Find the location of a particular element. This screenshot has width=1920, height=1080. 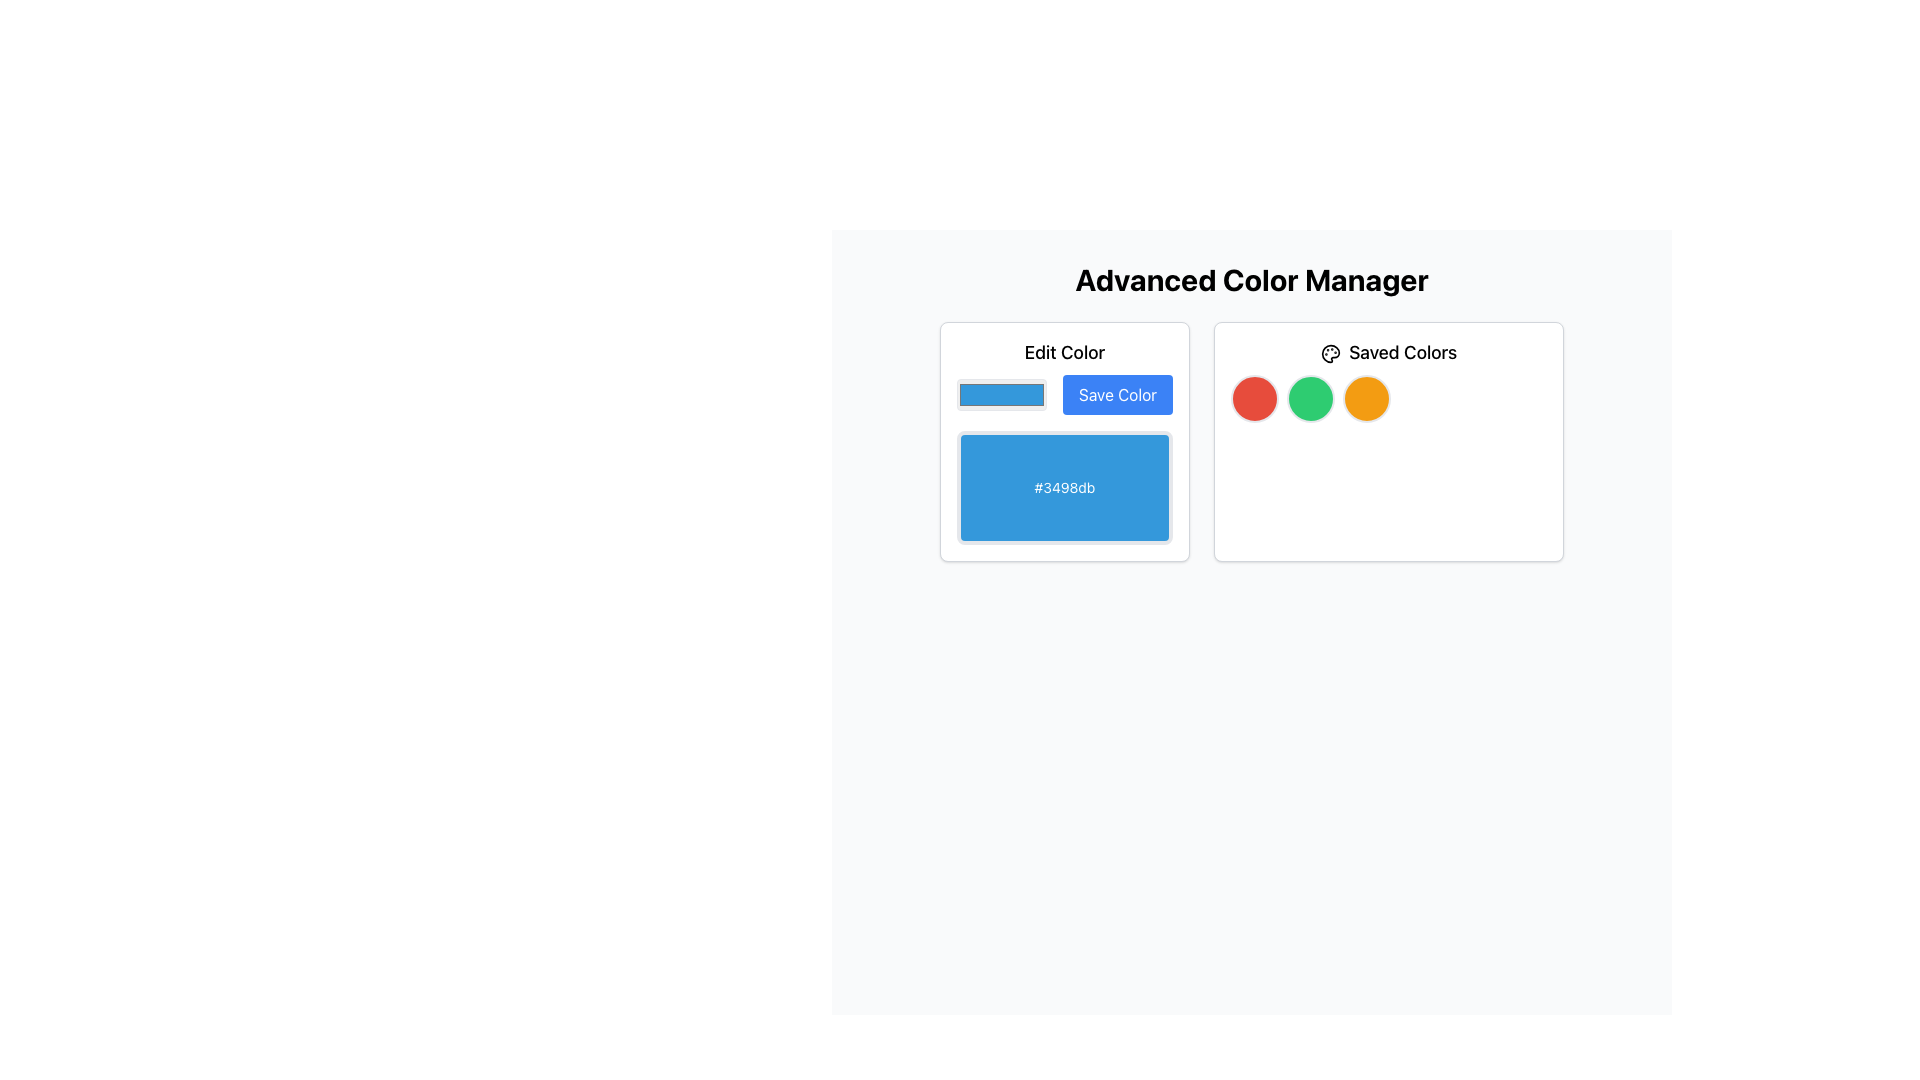

the third circular color selection indicator in the 'Saved Colors' section is located at coordinates (1366, 398).